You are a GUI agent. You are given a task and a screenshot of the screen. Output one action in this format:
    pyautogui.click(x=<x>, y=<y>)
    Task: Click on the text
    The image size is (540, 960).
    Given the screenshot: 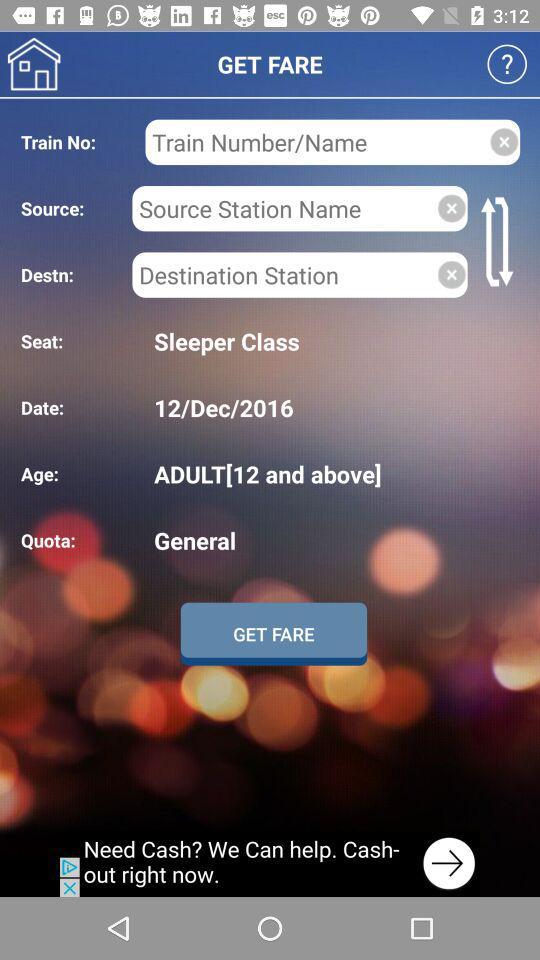 What is the action you would take?
    pyautogui.click(x=317, y=141)
    